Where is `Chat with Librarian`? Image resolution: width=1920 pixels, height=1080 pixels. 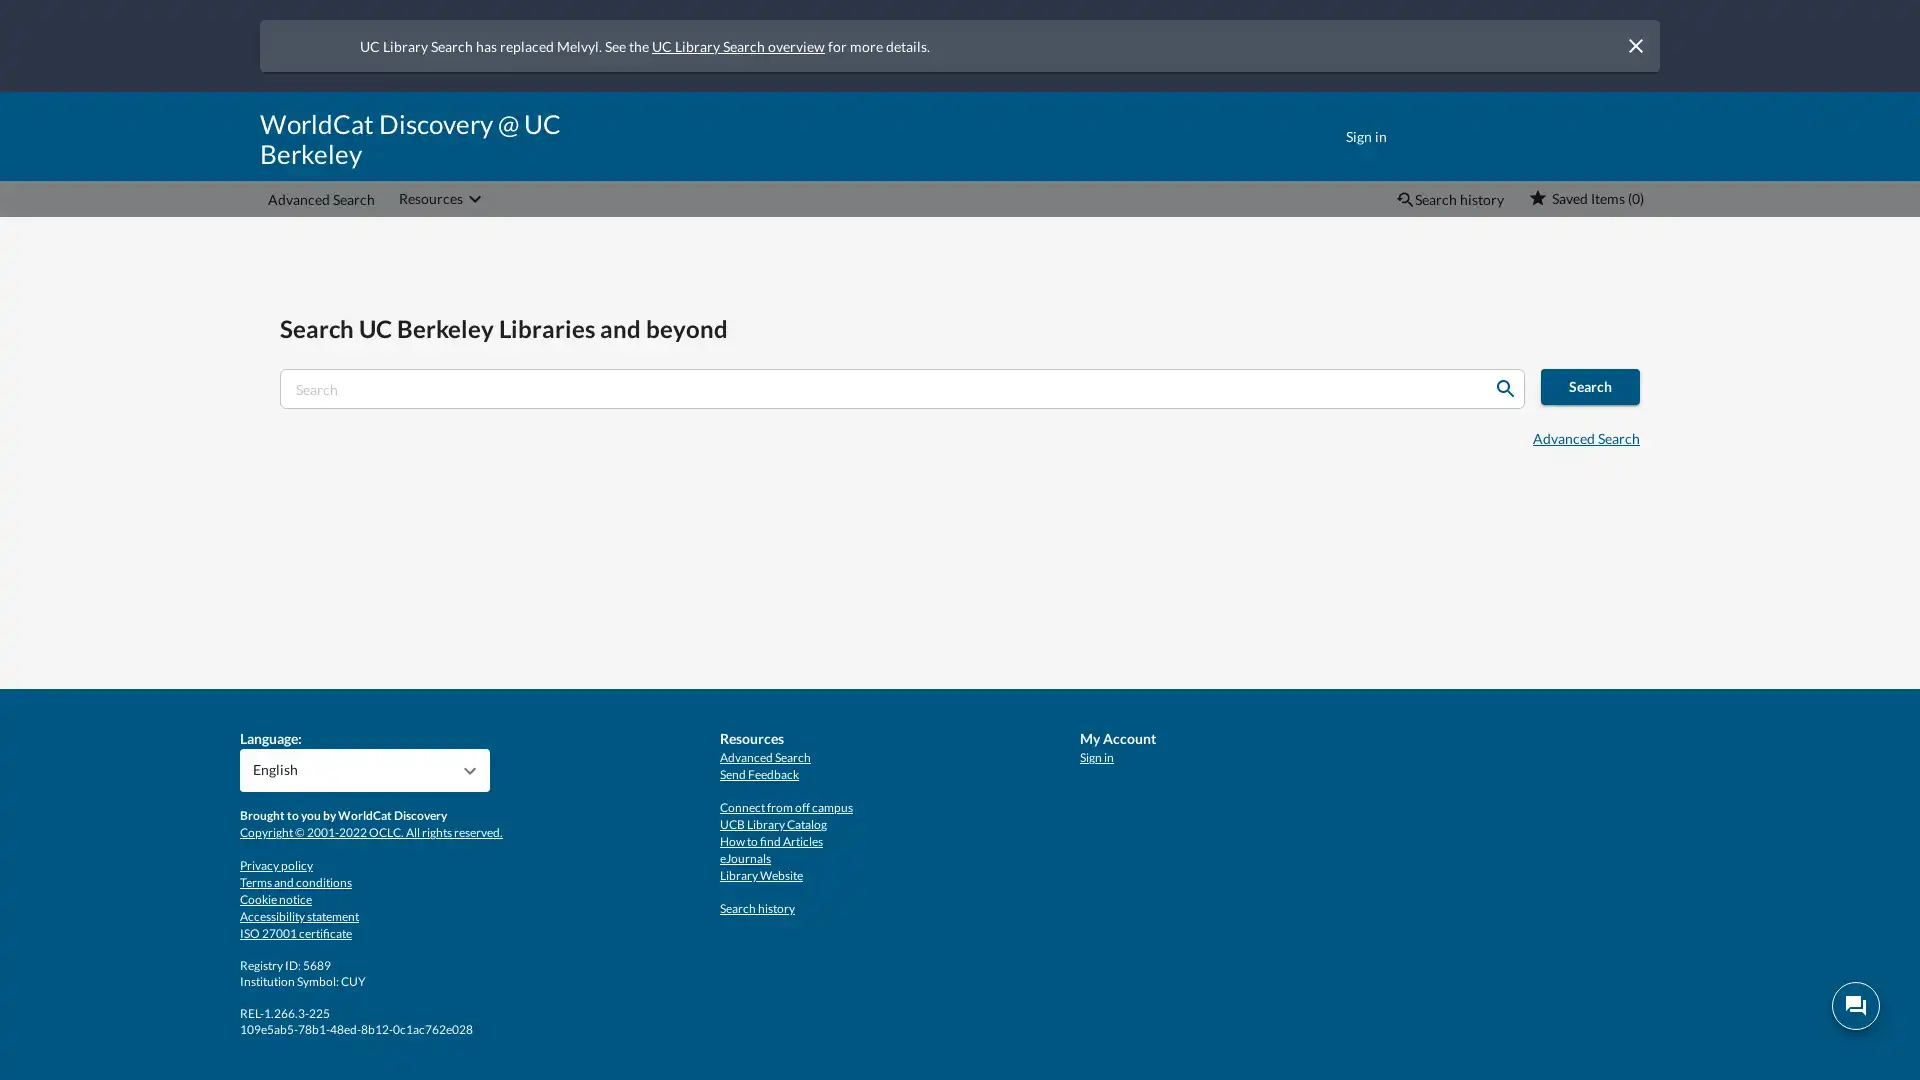 Chat with Librarian is located at coordinates (1855, 1006).